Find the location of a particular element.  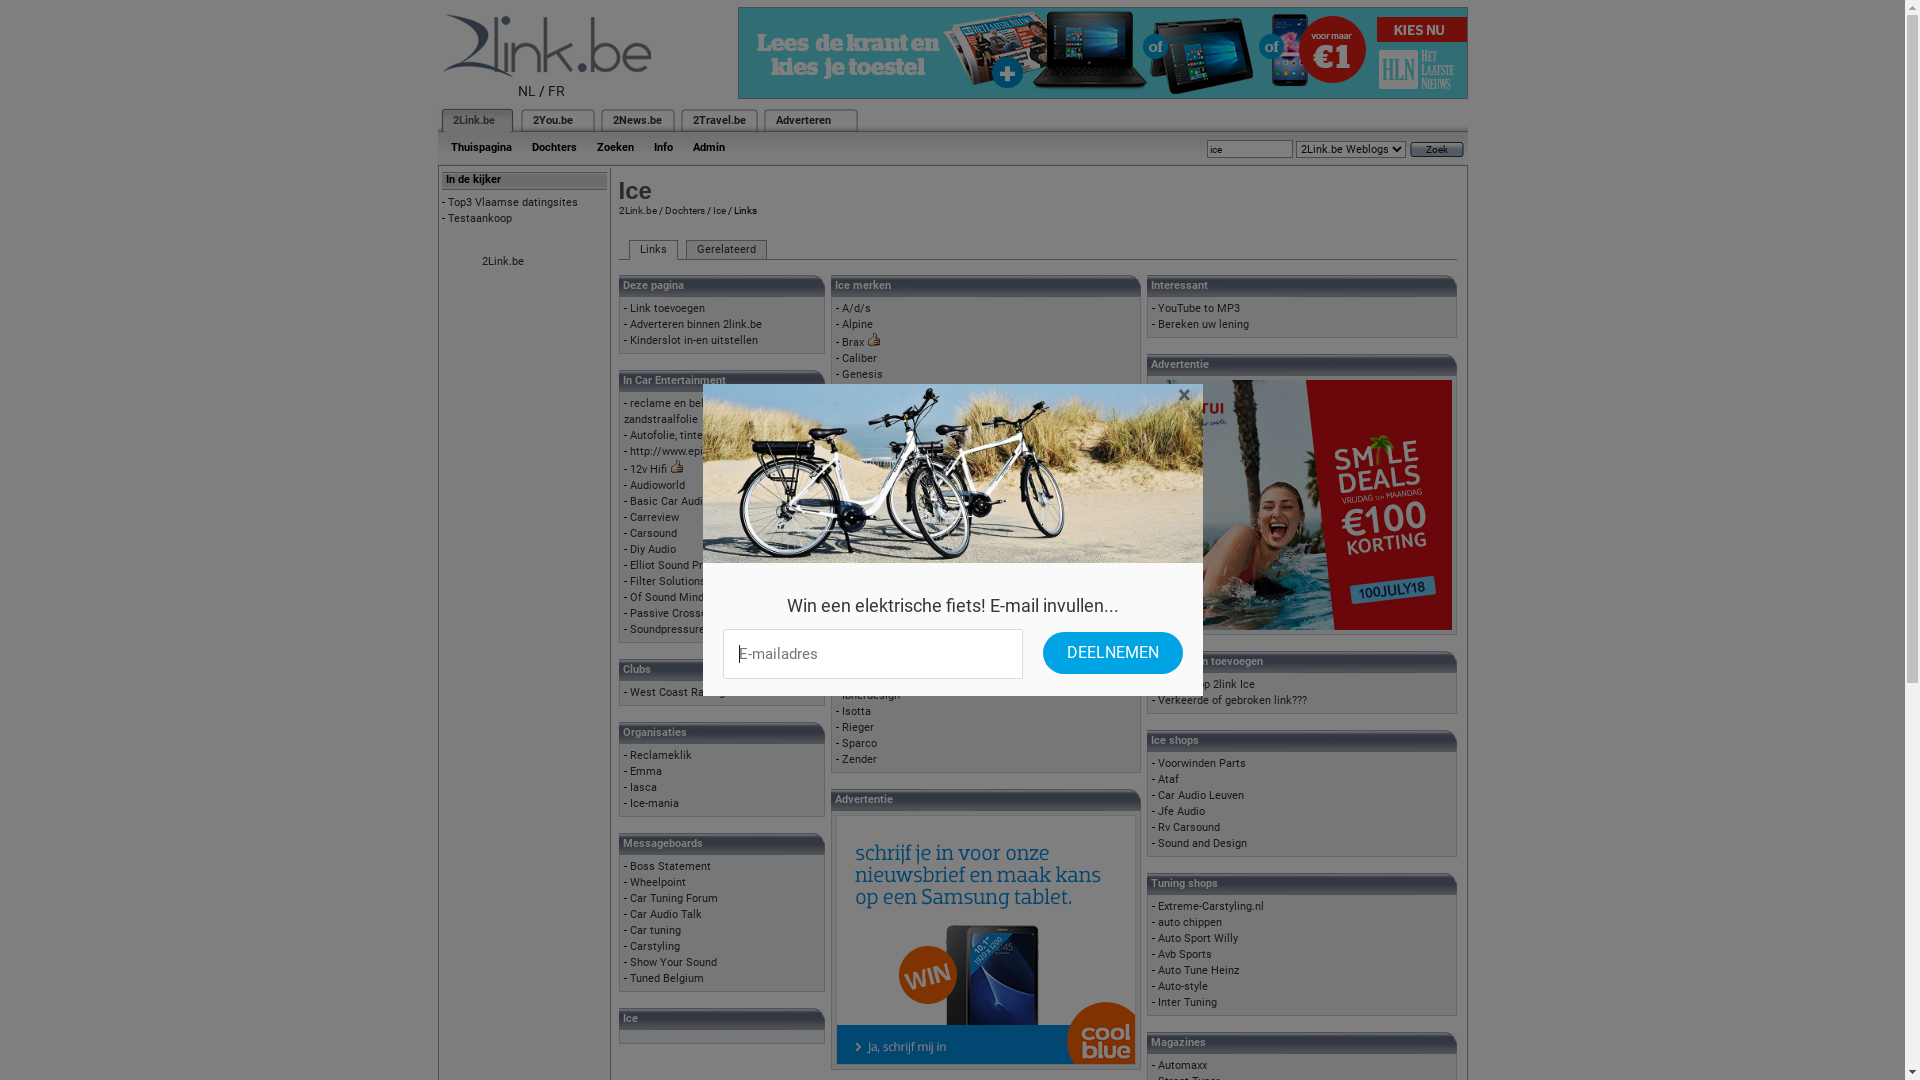

'reclame en belettering - zandstraalfolie' is located at coordinates (686, 410).